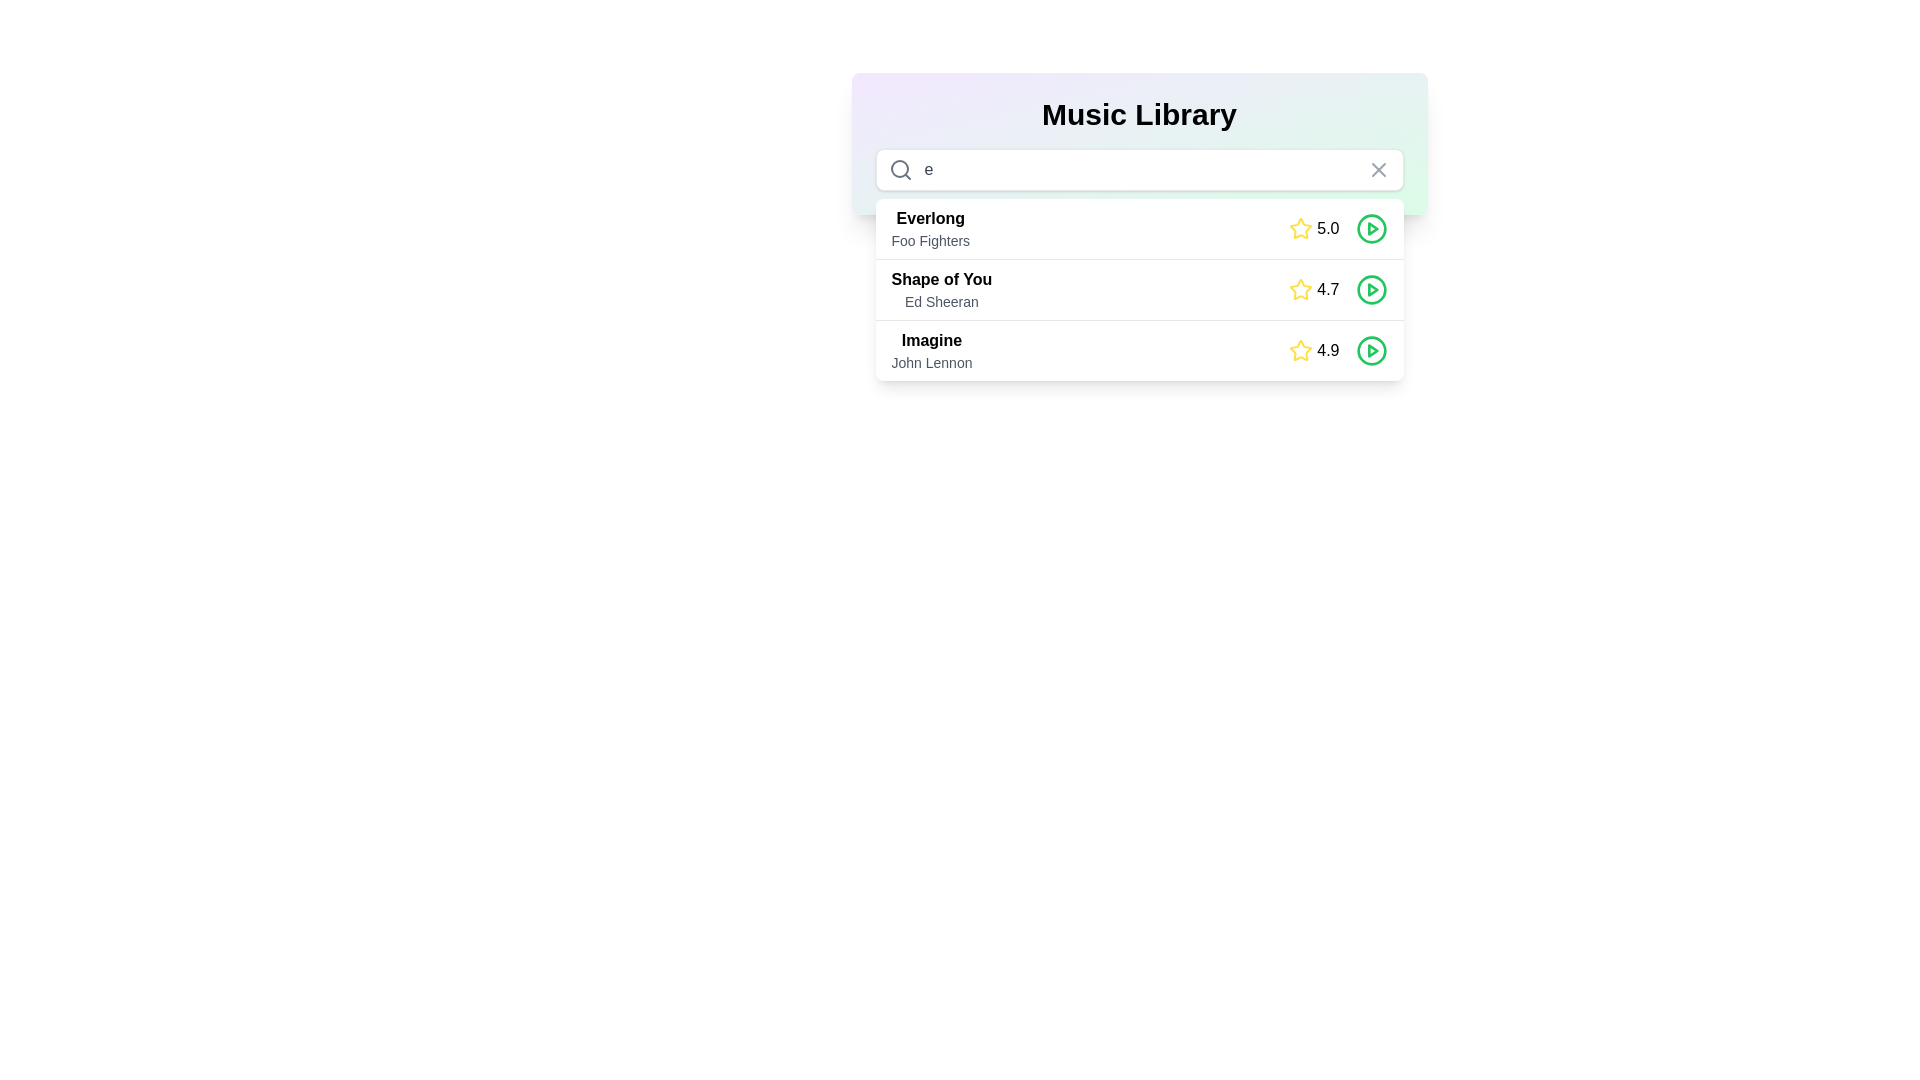 This screenshot has width=1920, height=1080. Describe the element at coordinates (1139, 115) in the screenshot. I see `header text element labeled 'Music Library' for contextual information` at that location.